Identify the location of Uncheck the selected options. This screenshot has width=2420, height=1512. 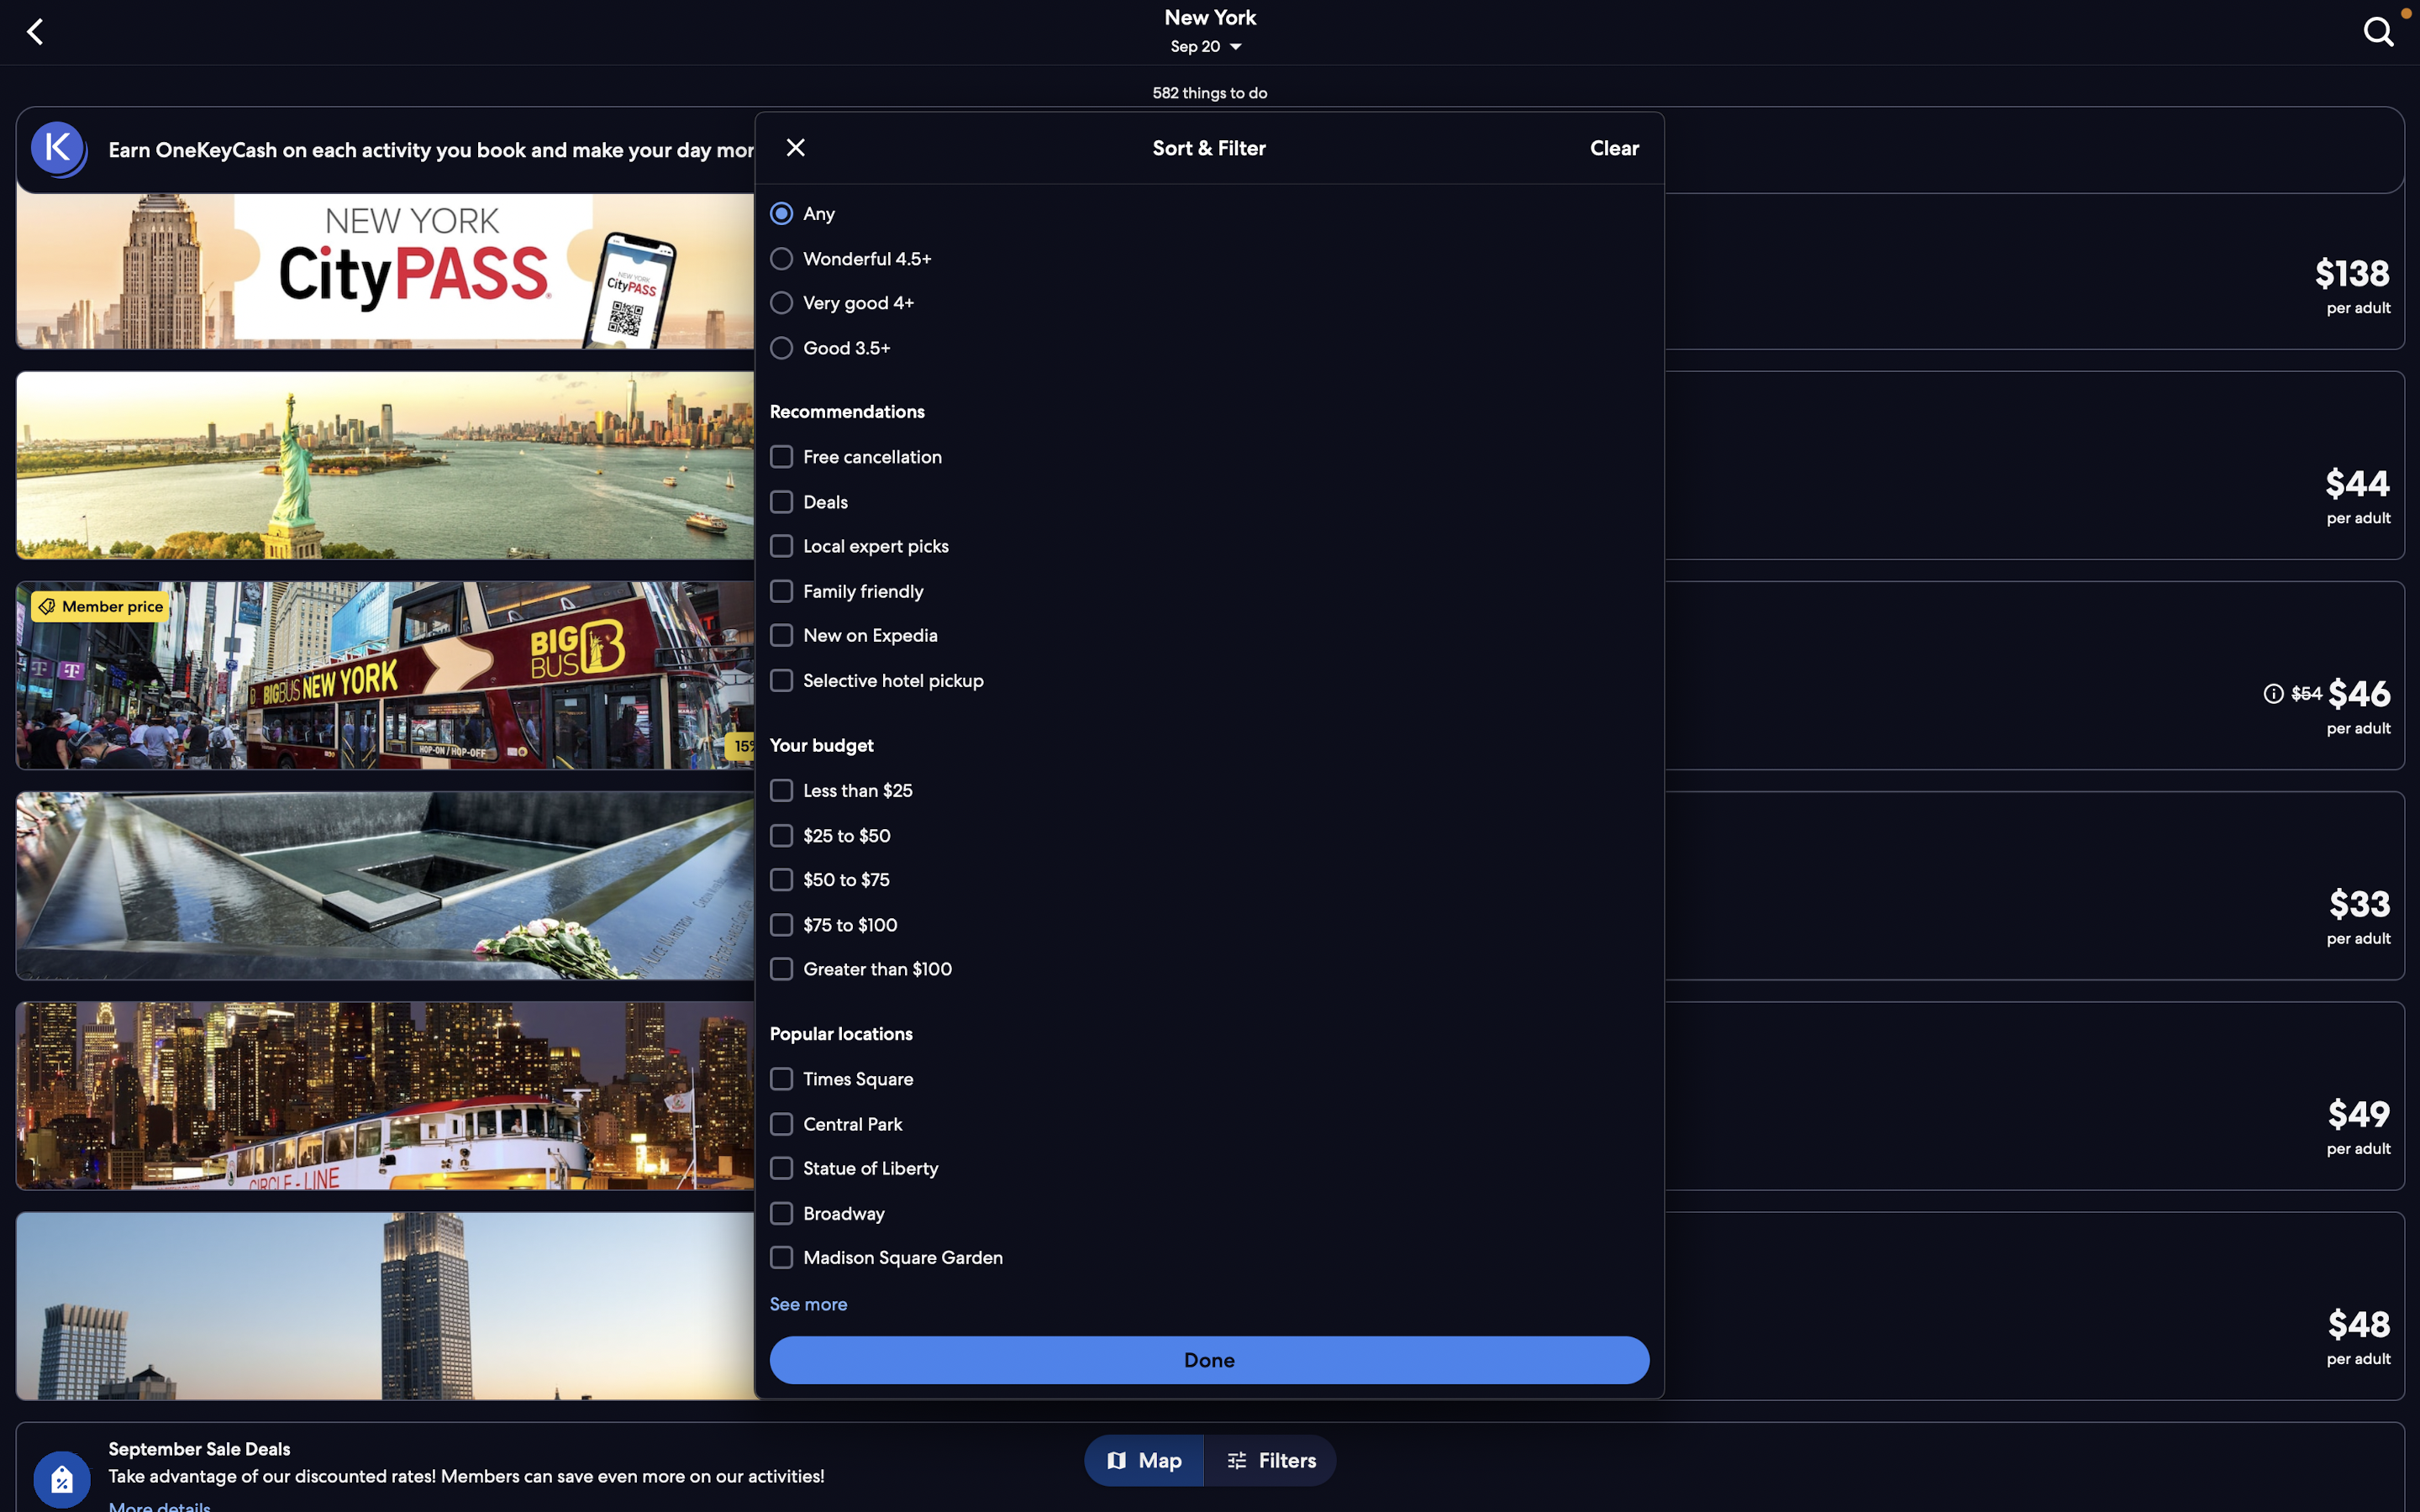
(1612, 148).